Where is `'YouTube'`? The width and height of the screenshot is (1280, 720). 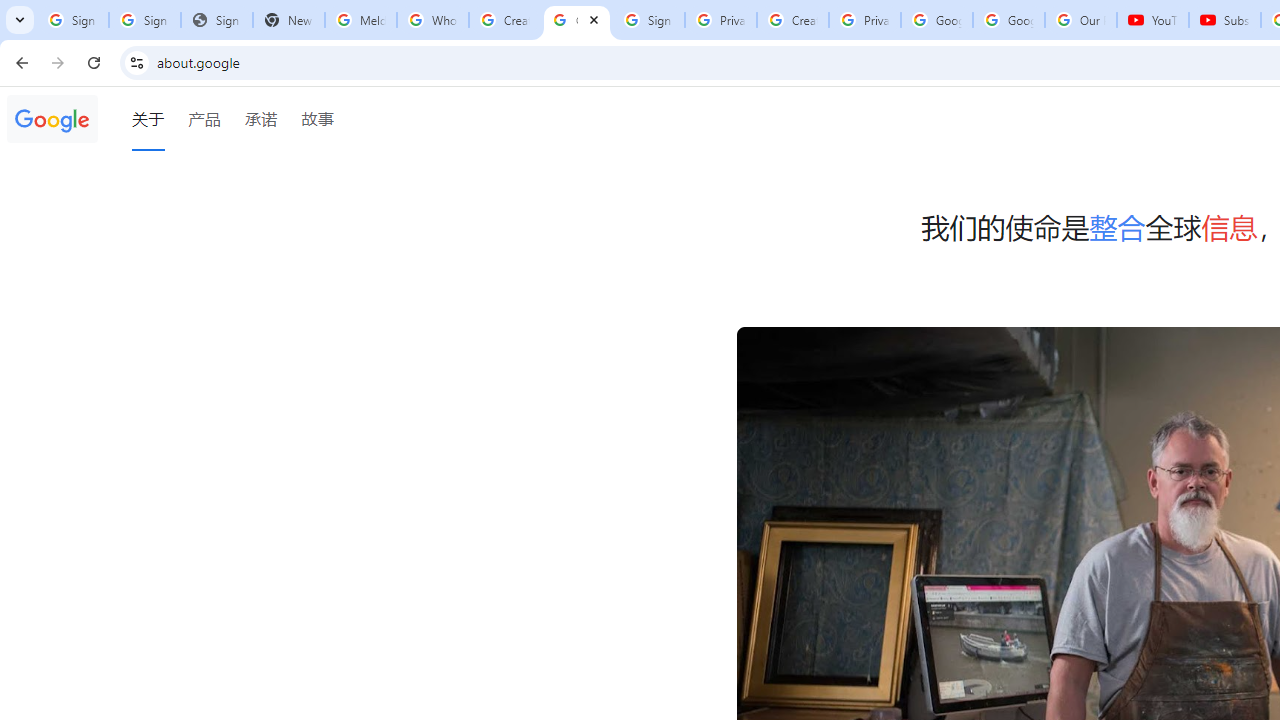 'YouTube' is located at coordinates (1153, 20).